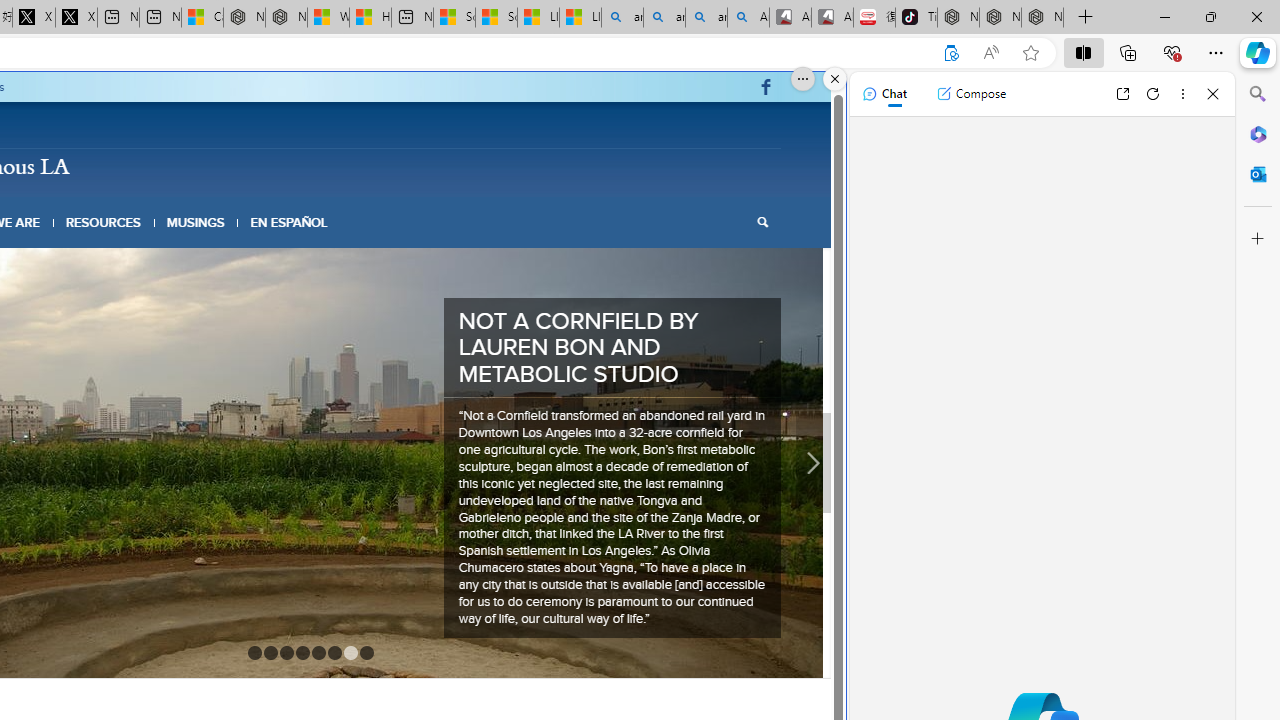 This screenshot has width=1280, height=720. Describe the element at coordinates (883, 93) in the screenshot. I see `'Chat'` at that location.